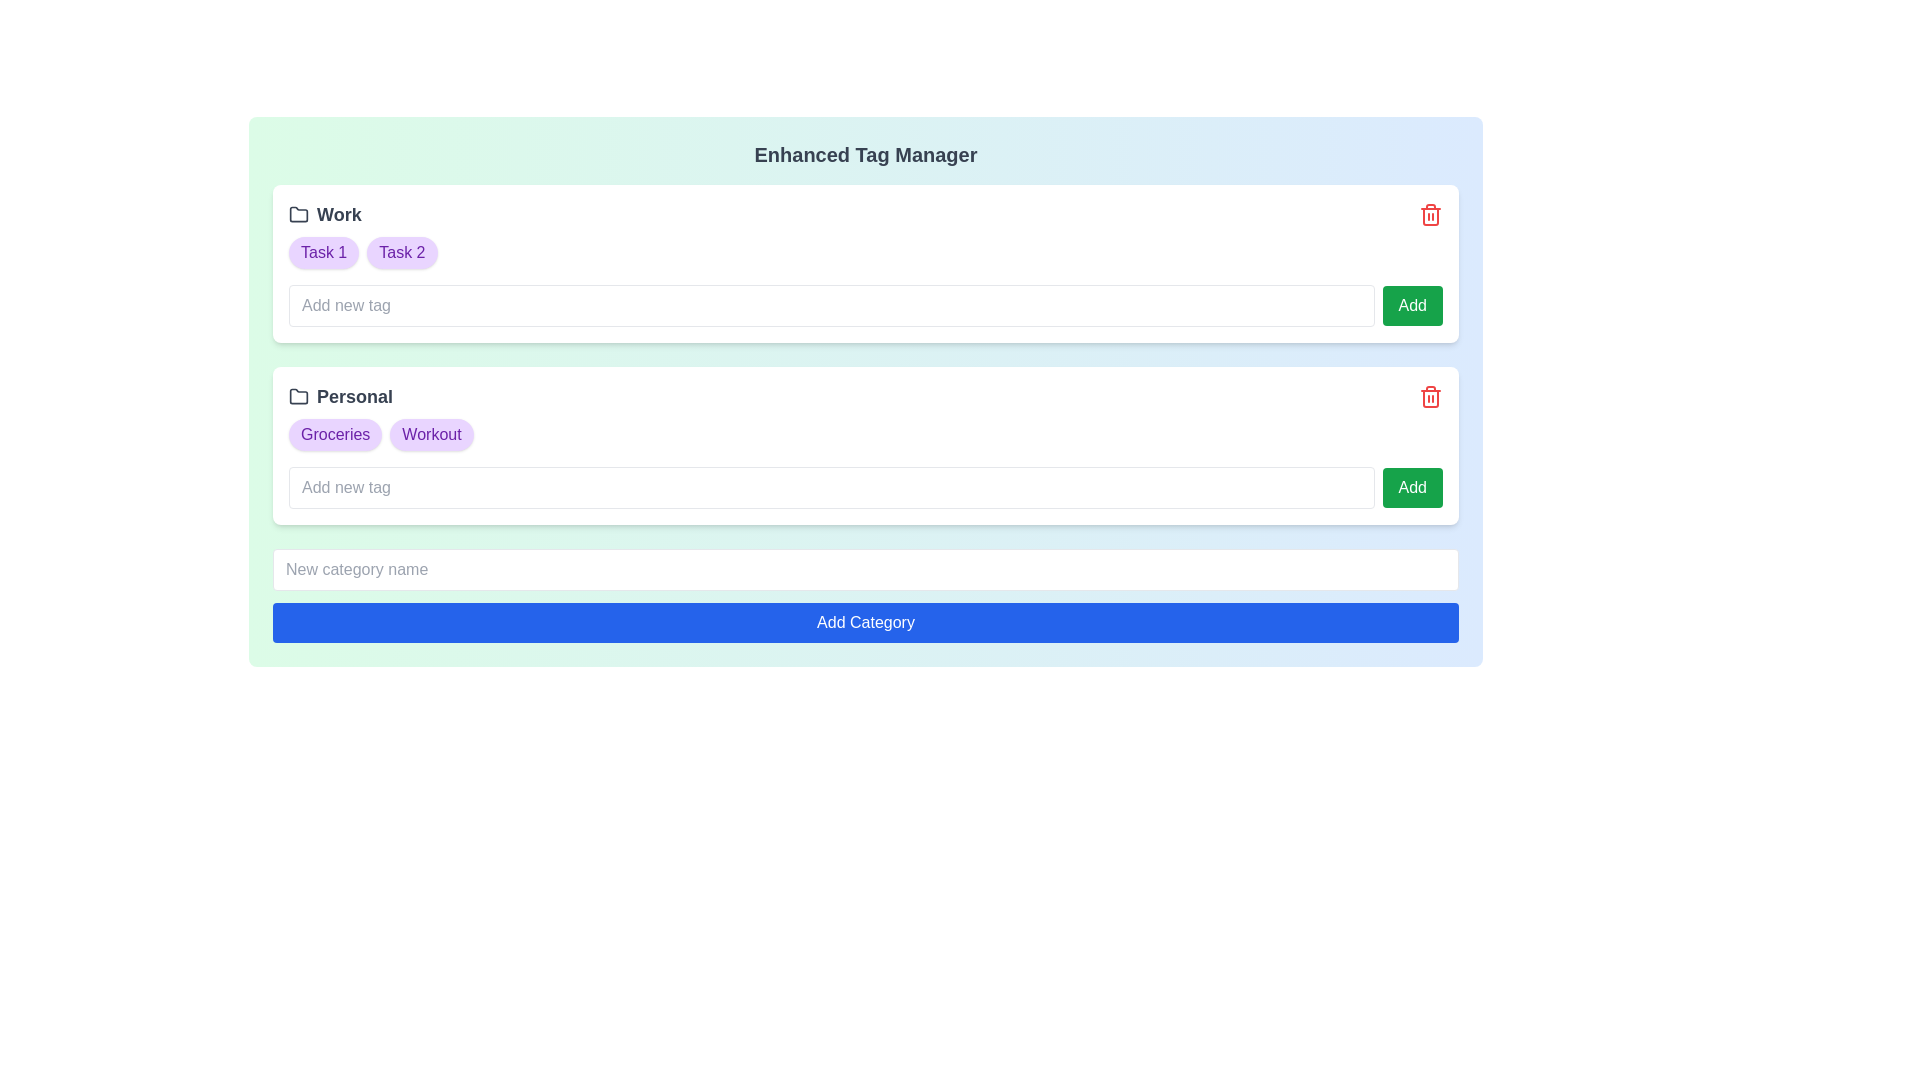 The width and height of the screenshot is (1920, 1080). Describe the element at coordinates (431, 434) in the screenshot. I see `the pill-shaped tag labeled 'Workout' with a purple background, located in the 'Personal' section as the second tag next to 'Groceries'` at that location.